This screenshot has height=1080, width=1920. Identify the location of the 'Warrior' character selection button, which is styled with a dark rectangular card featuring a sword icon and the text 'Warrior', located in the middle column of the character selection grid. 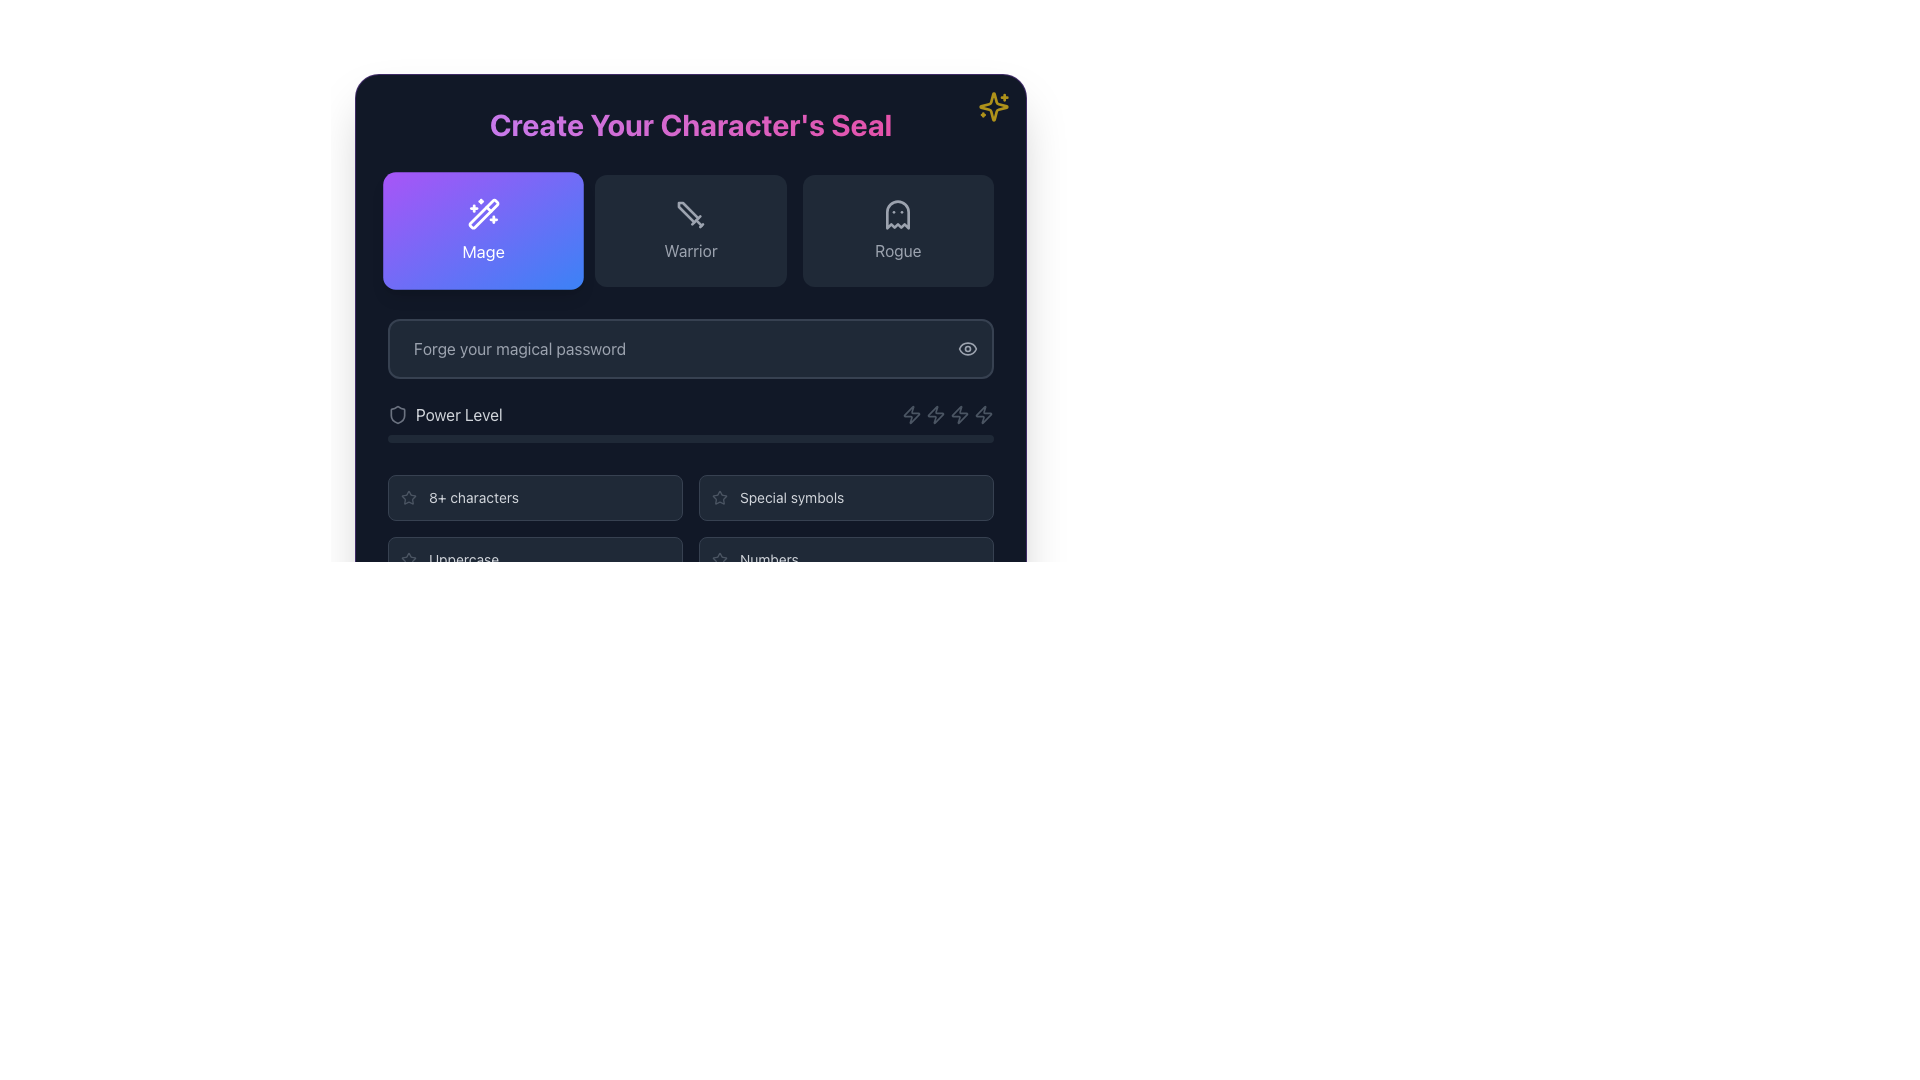
(691, 230).